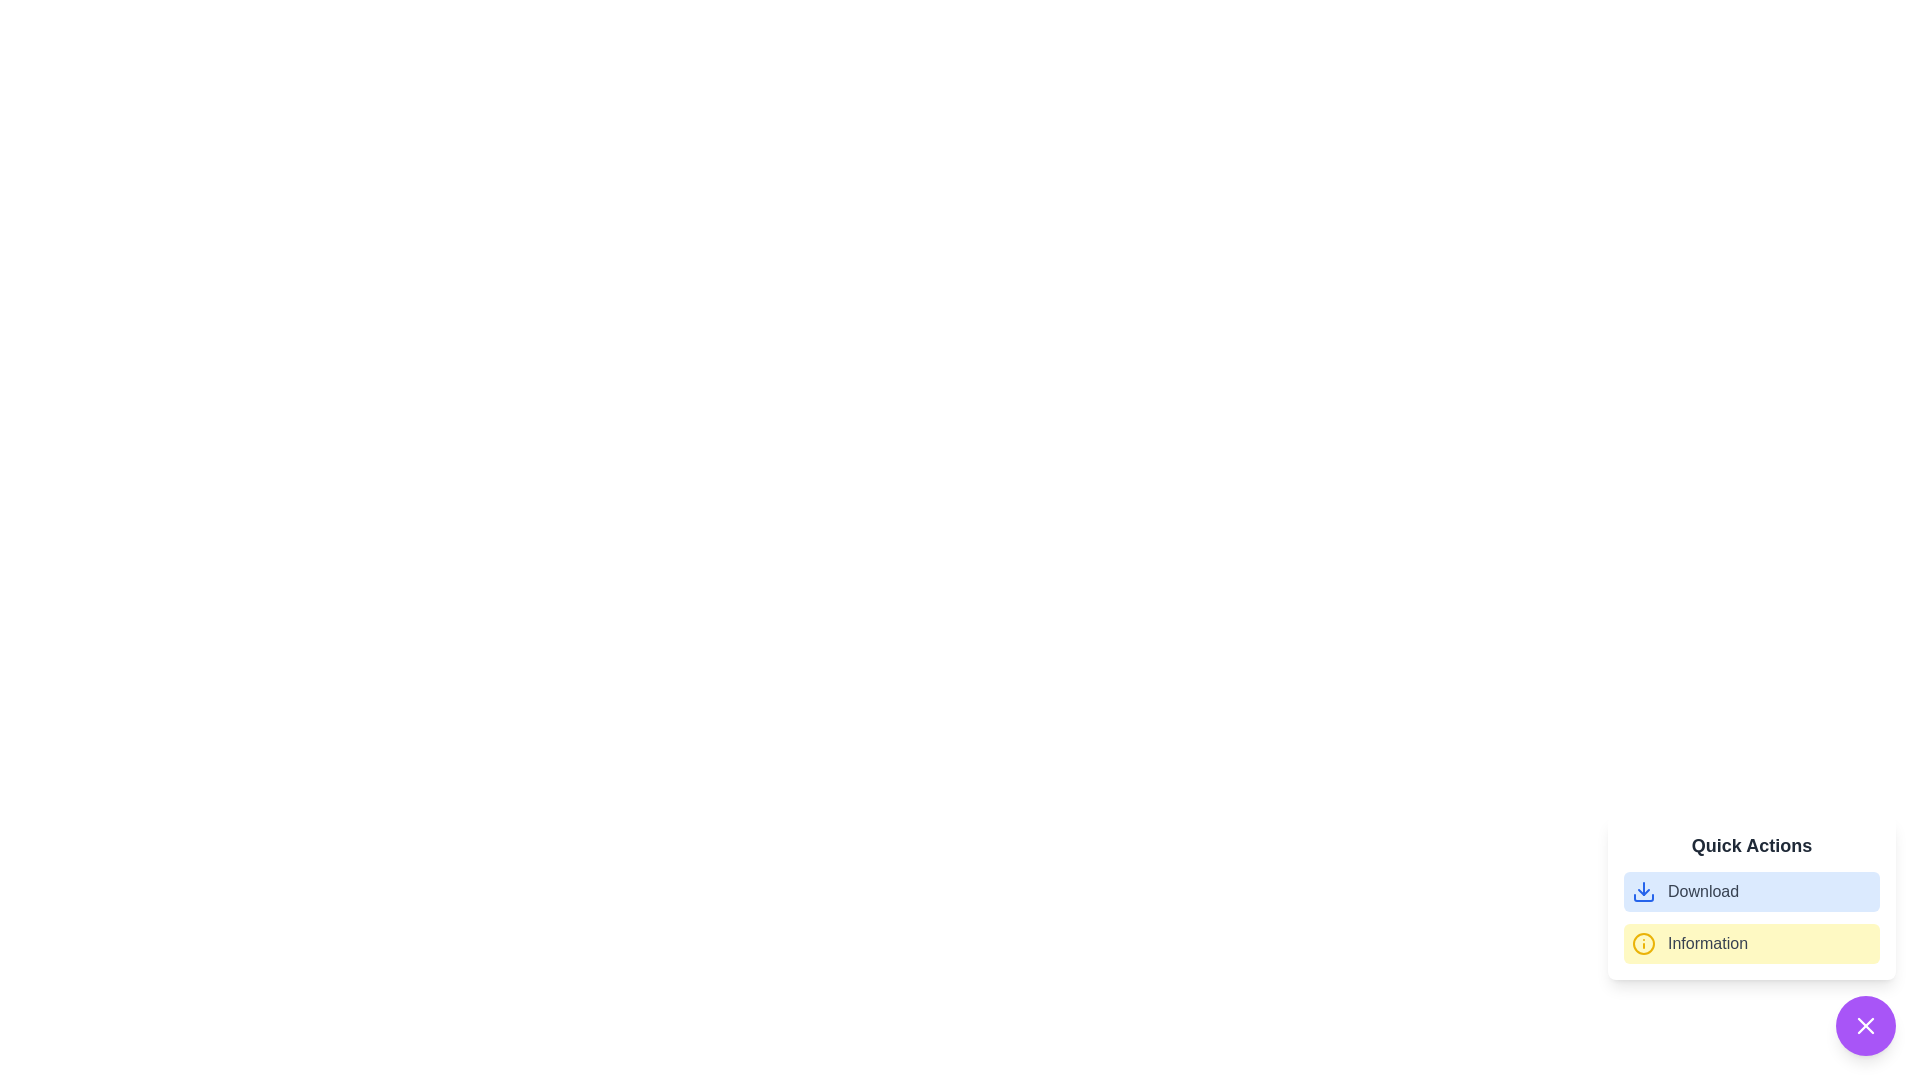 The width and height of the screenshot is (1920, 1080). I want to click on the 'X' symbol inside the purple circular button located in the bottom-right corner of the interface, so click(1865, 1026).